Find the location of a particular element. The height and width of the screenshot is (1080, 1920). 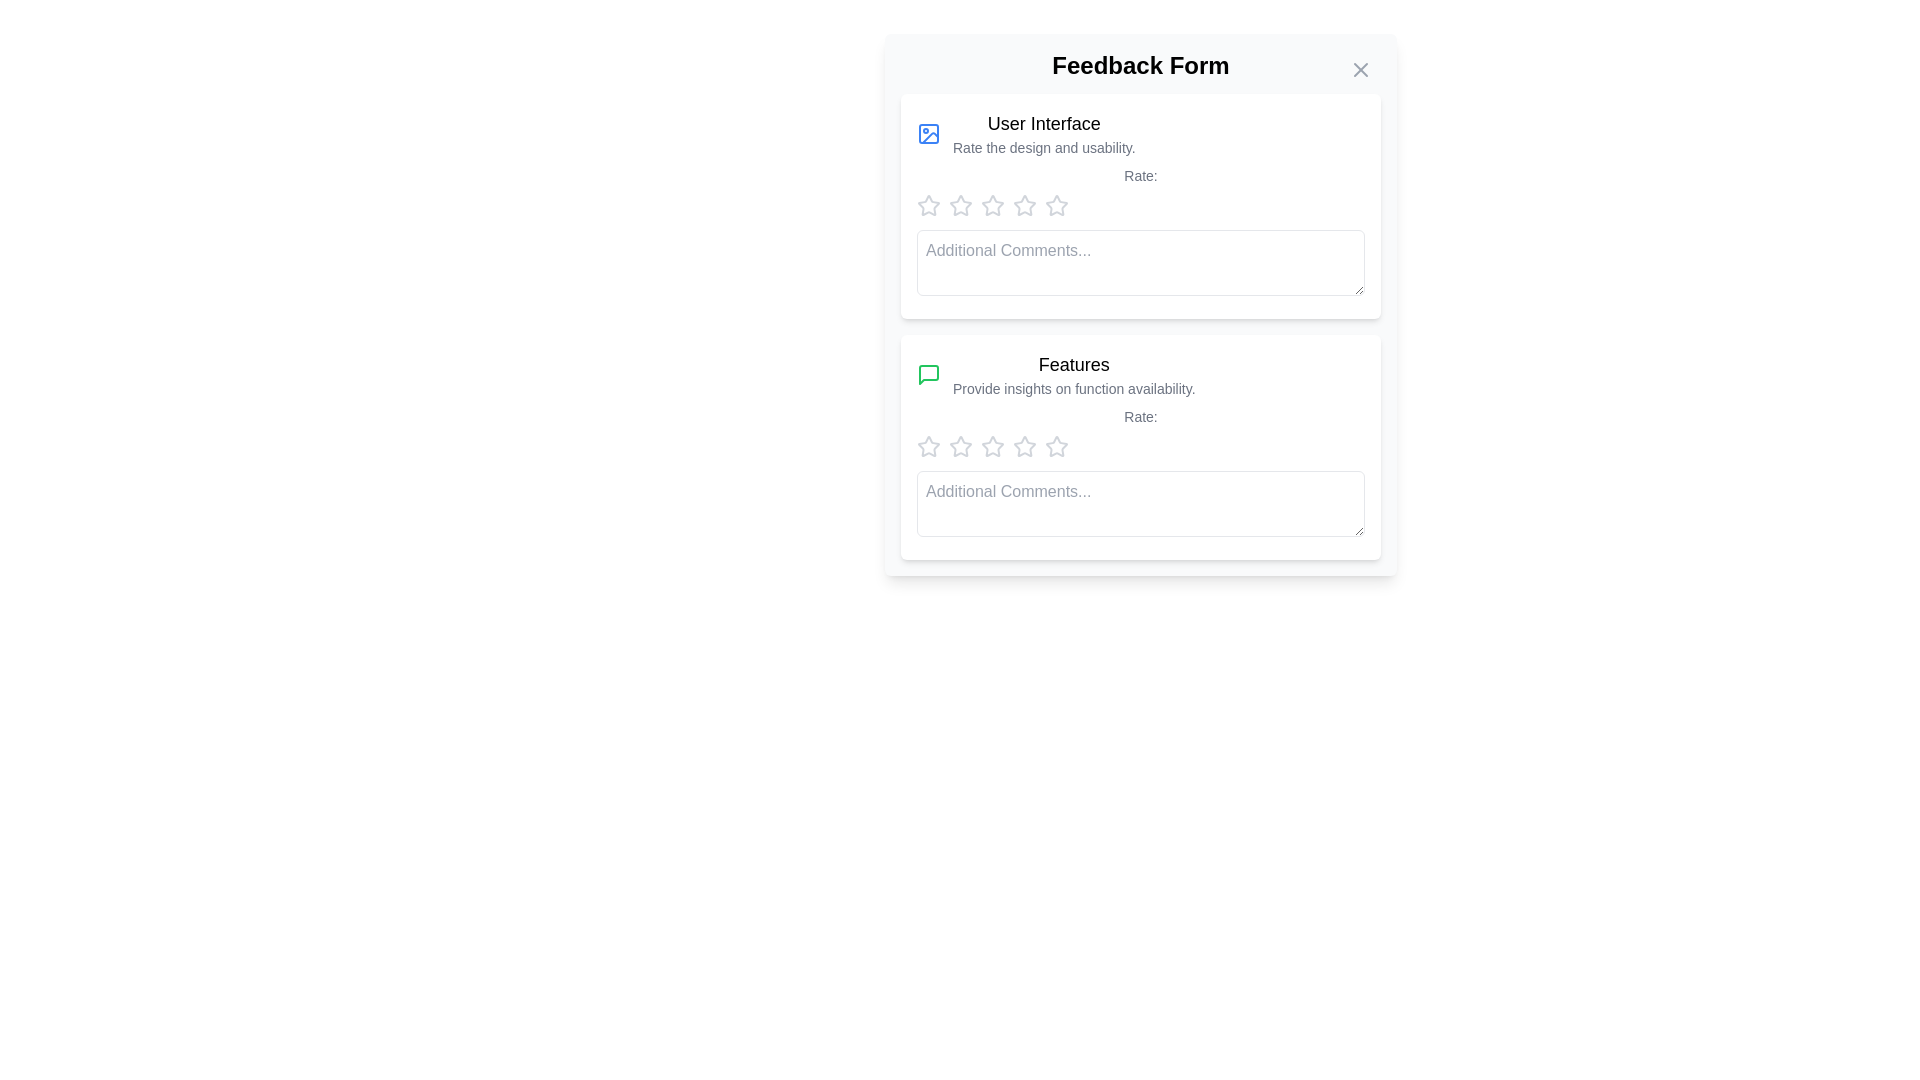

the second gray star icon in the rating section of the feedback form is located at coordinates (960, 205).